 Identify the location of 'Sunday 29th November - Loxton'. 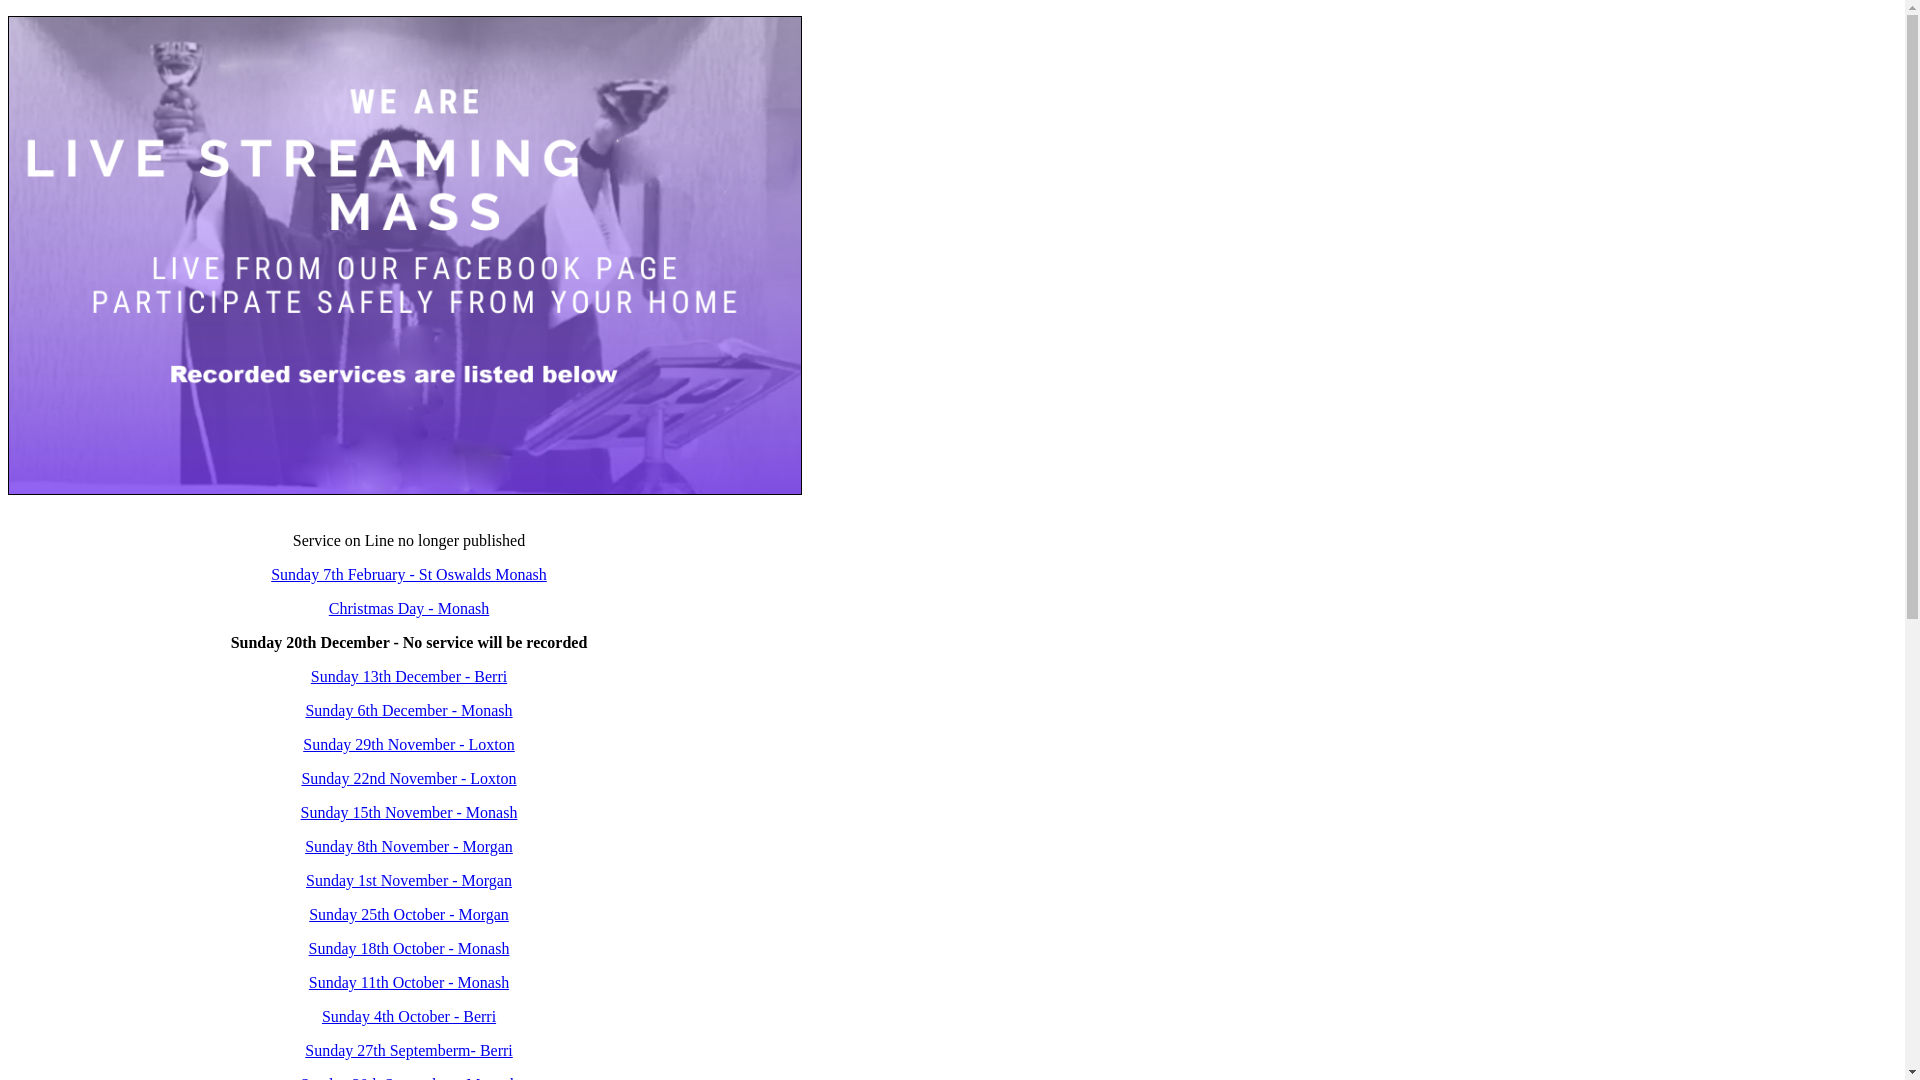
(301, 744).